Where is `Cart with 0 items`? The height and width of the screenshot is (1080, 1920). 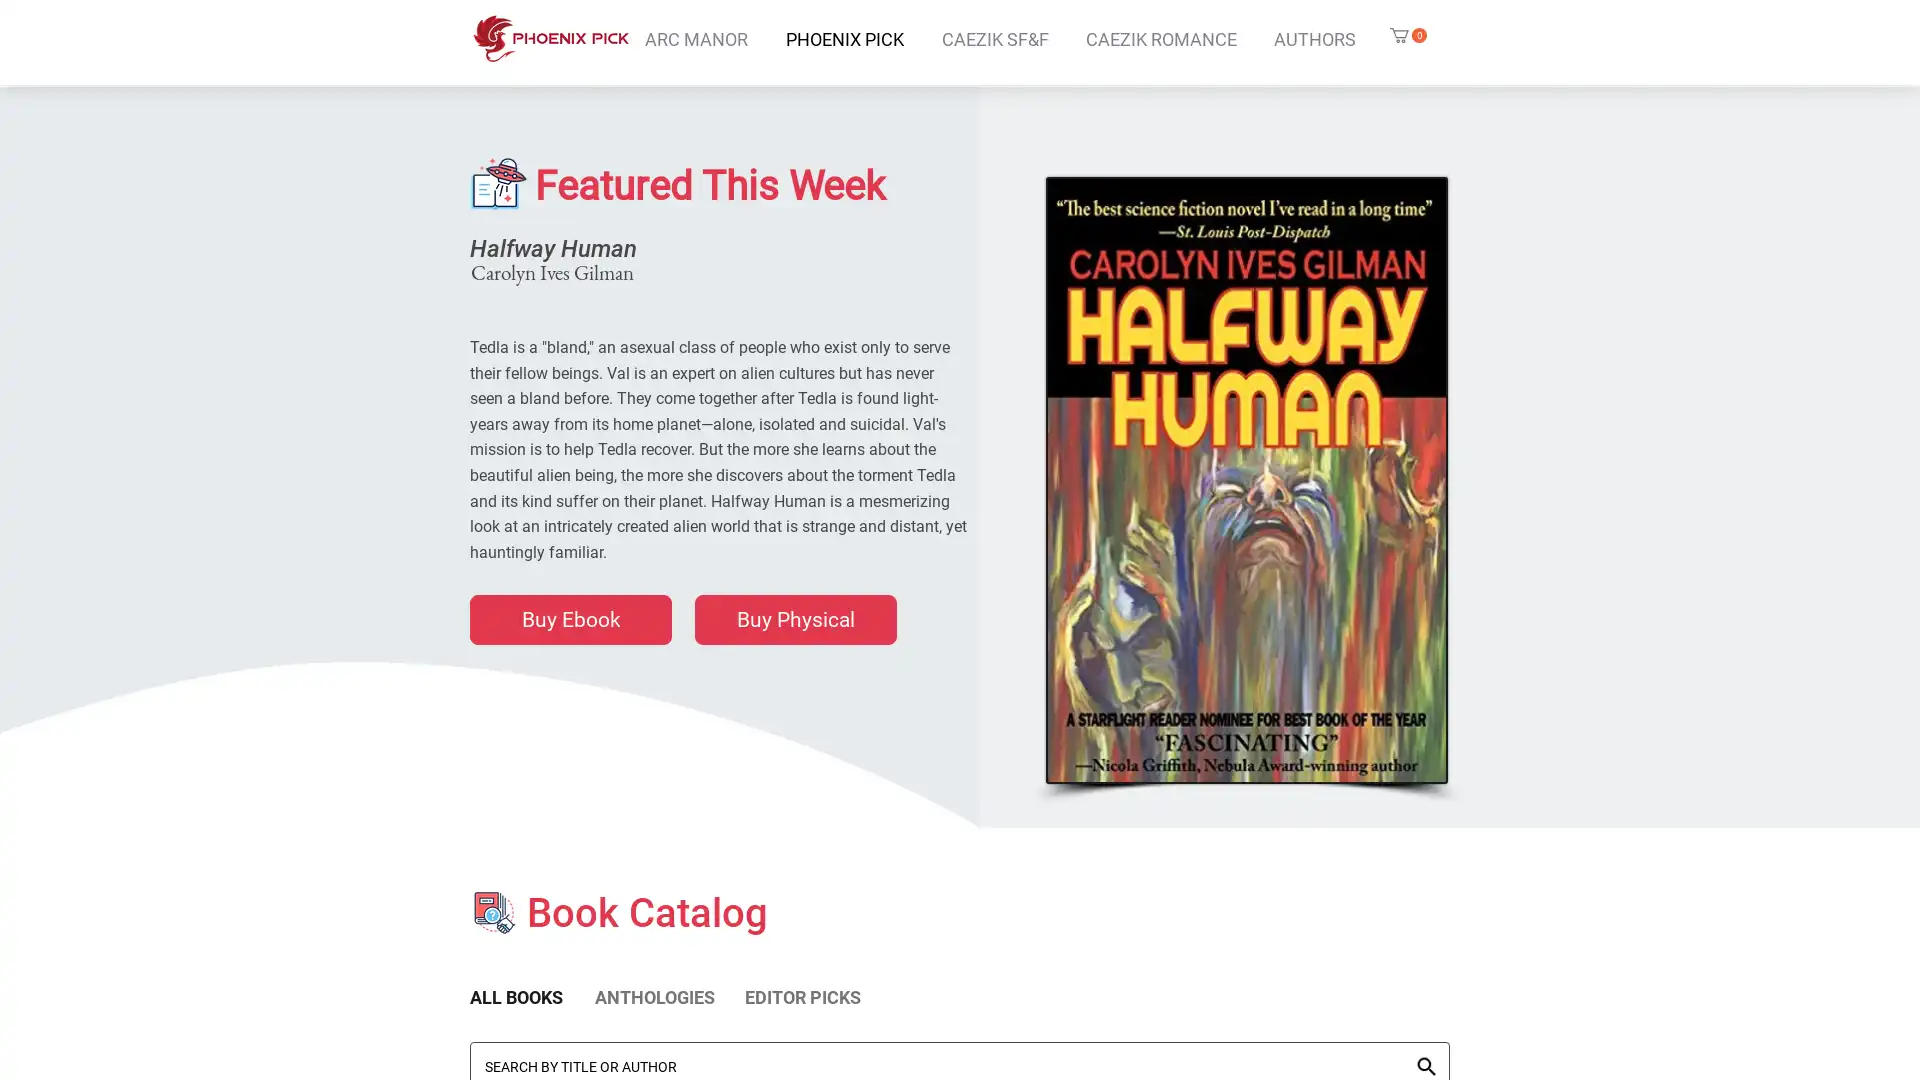
Cart with 0 items is located at coordinates (1407, 35).